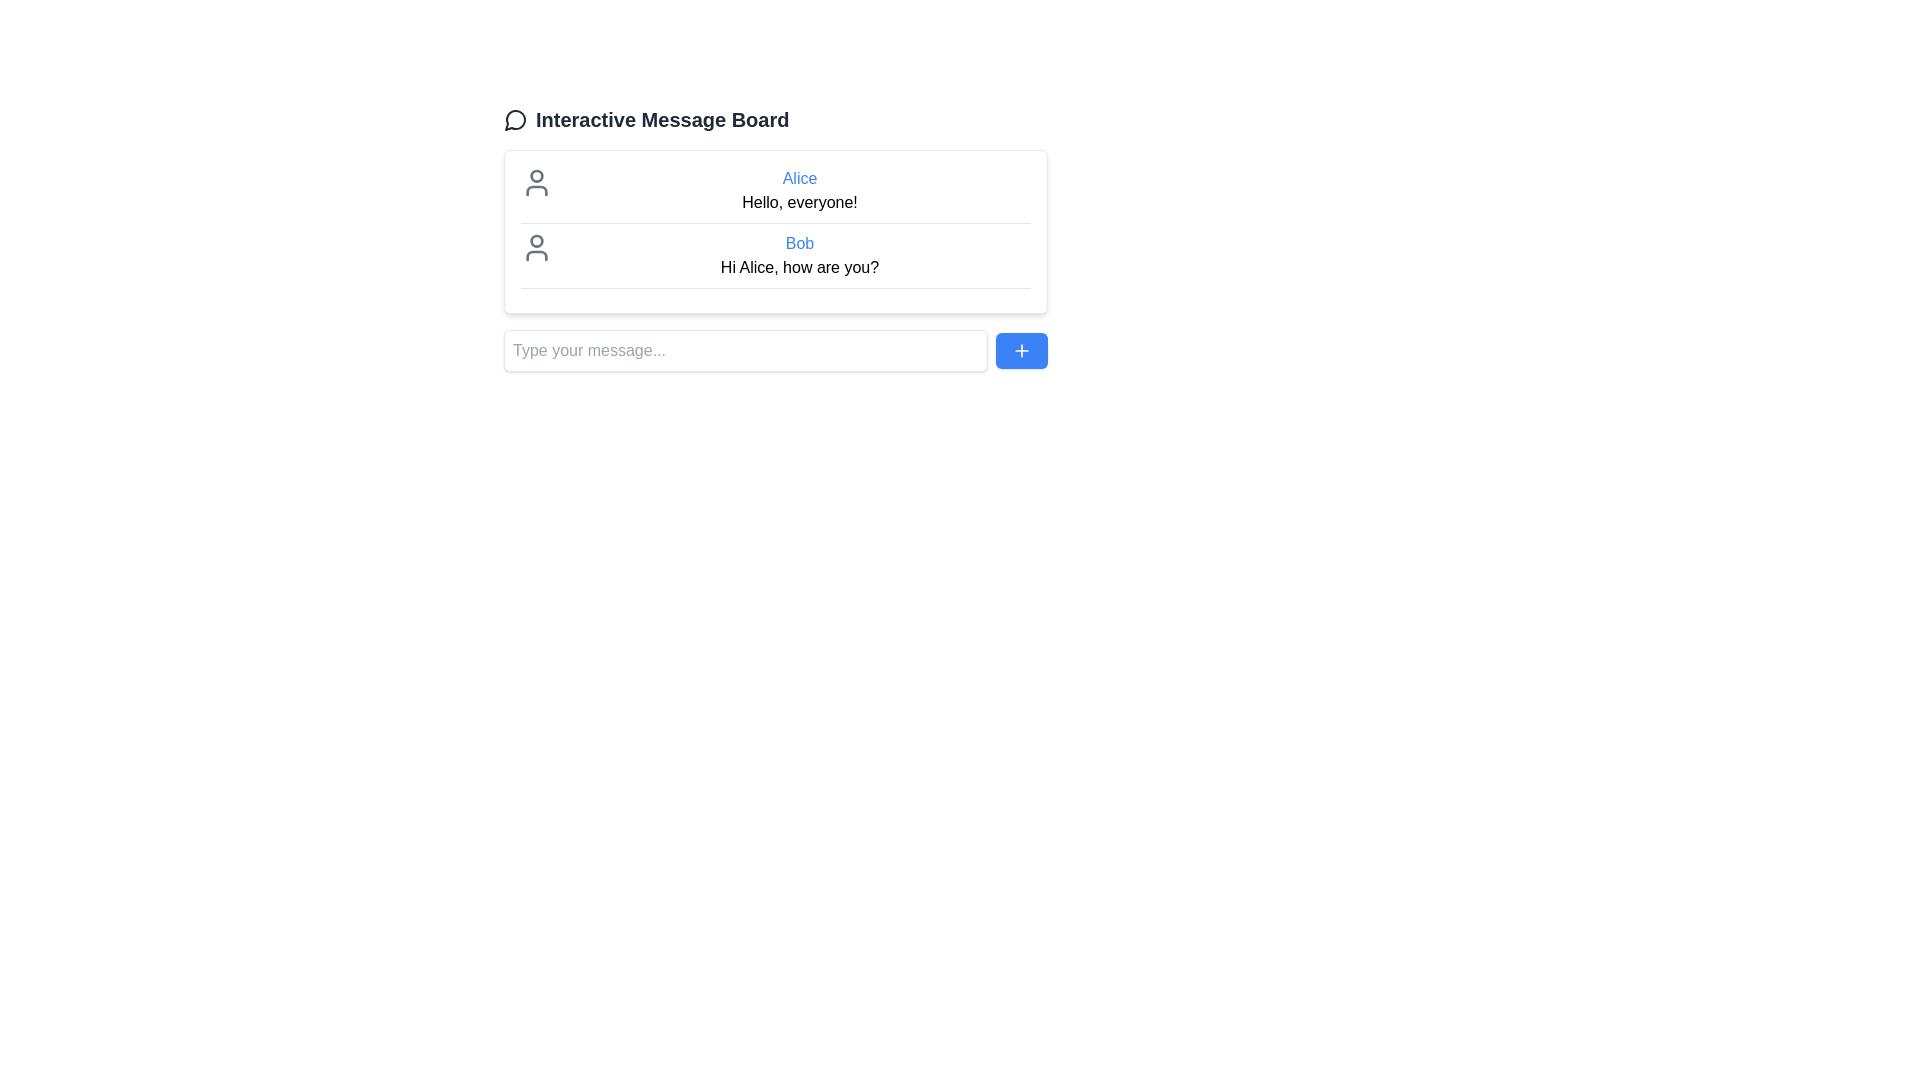 The image size is (1920, 1080). What do you see at coordinates (537, 239) in the screenshot?
I see `the circular icon representing a part of the user icon for Bob, which is positioned above the bottom arc of the user avatar` at bounding box center [537, 239].